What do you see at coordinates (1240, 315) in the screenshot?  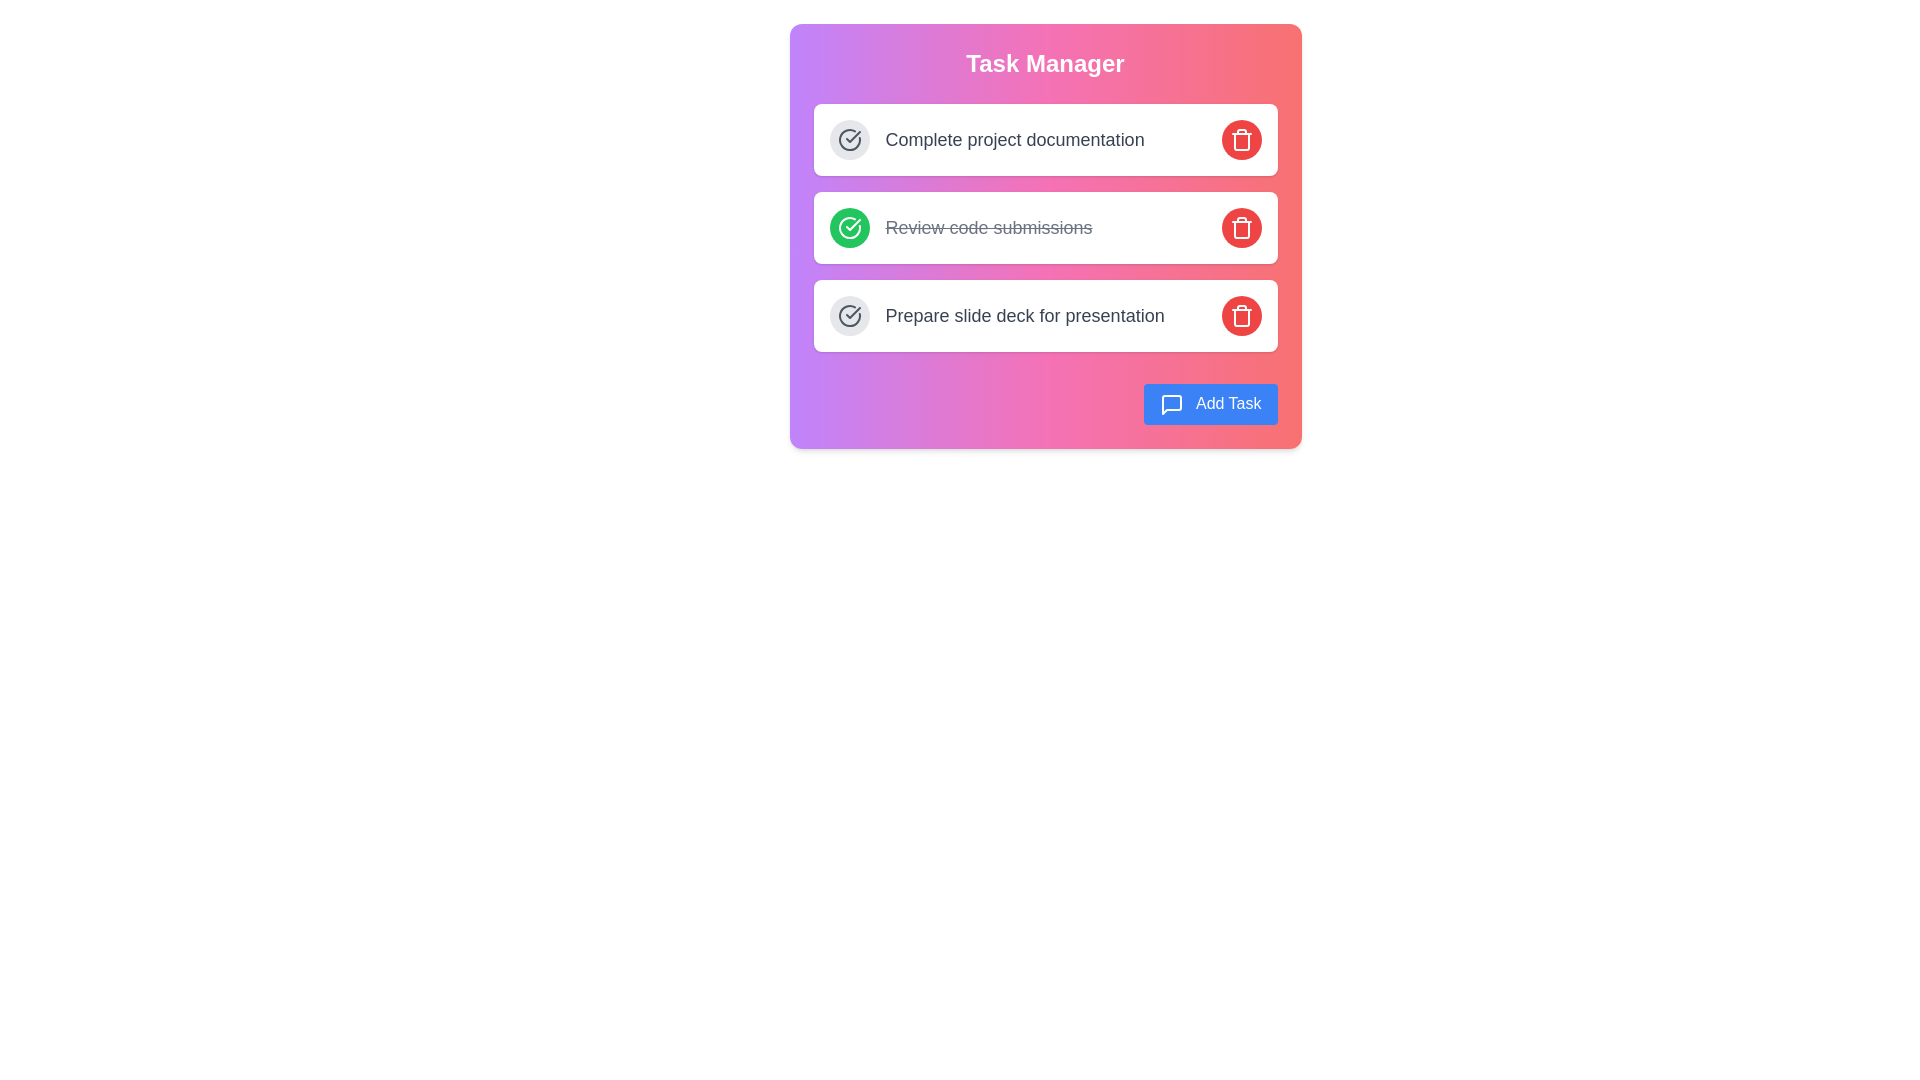 I see `the delete button located at the far-right end of the row for the task labeled 'Prepare slide deck for presentation' for accessibility purposes` at bounding box center [1240, 315].